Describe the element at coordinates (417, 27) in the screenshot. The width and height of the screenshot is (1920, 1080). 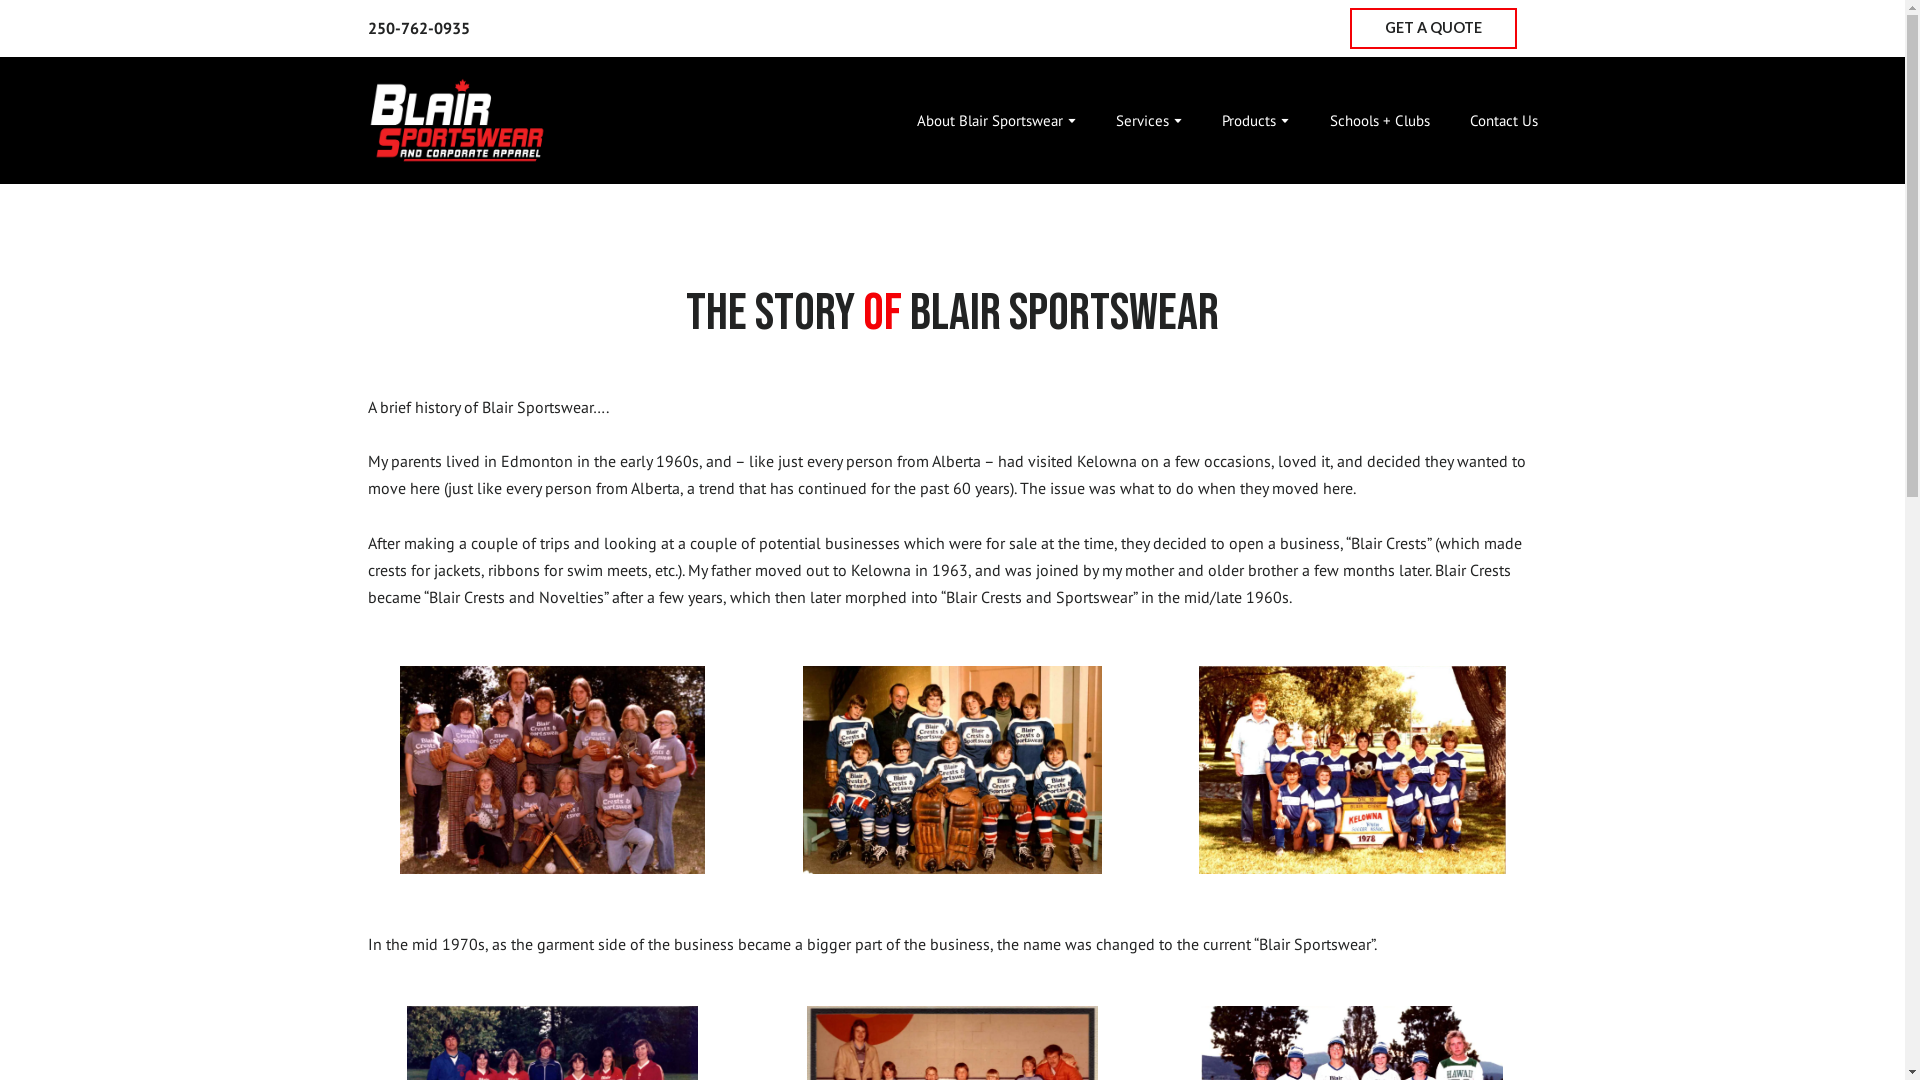
I see `'250-762-0935'` at that location.